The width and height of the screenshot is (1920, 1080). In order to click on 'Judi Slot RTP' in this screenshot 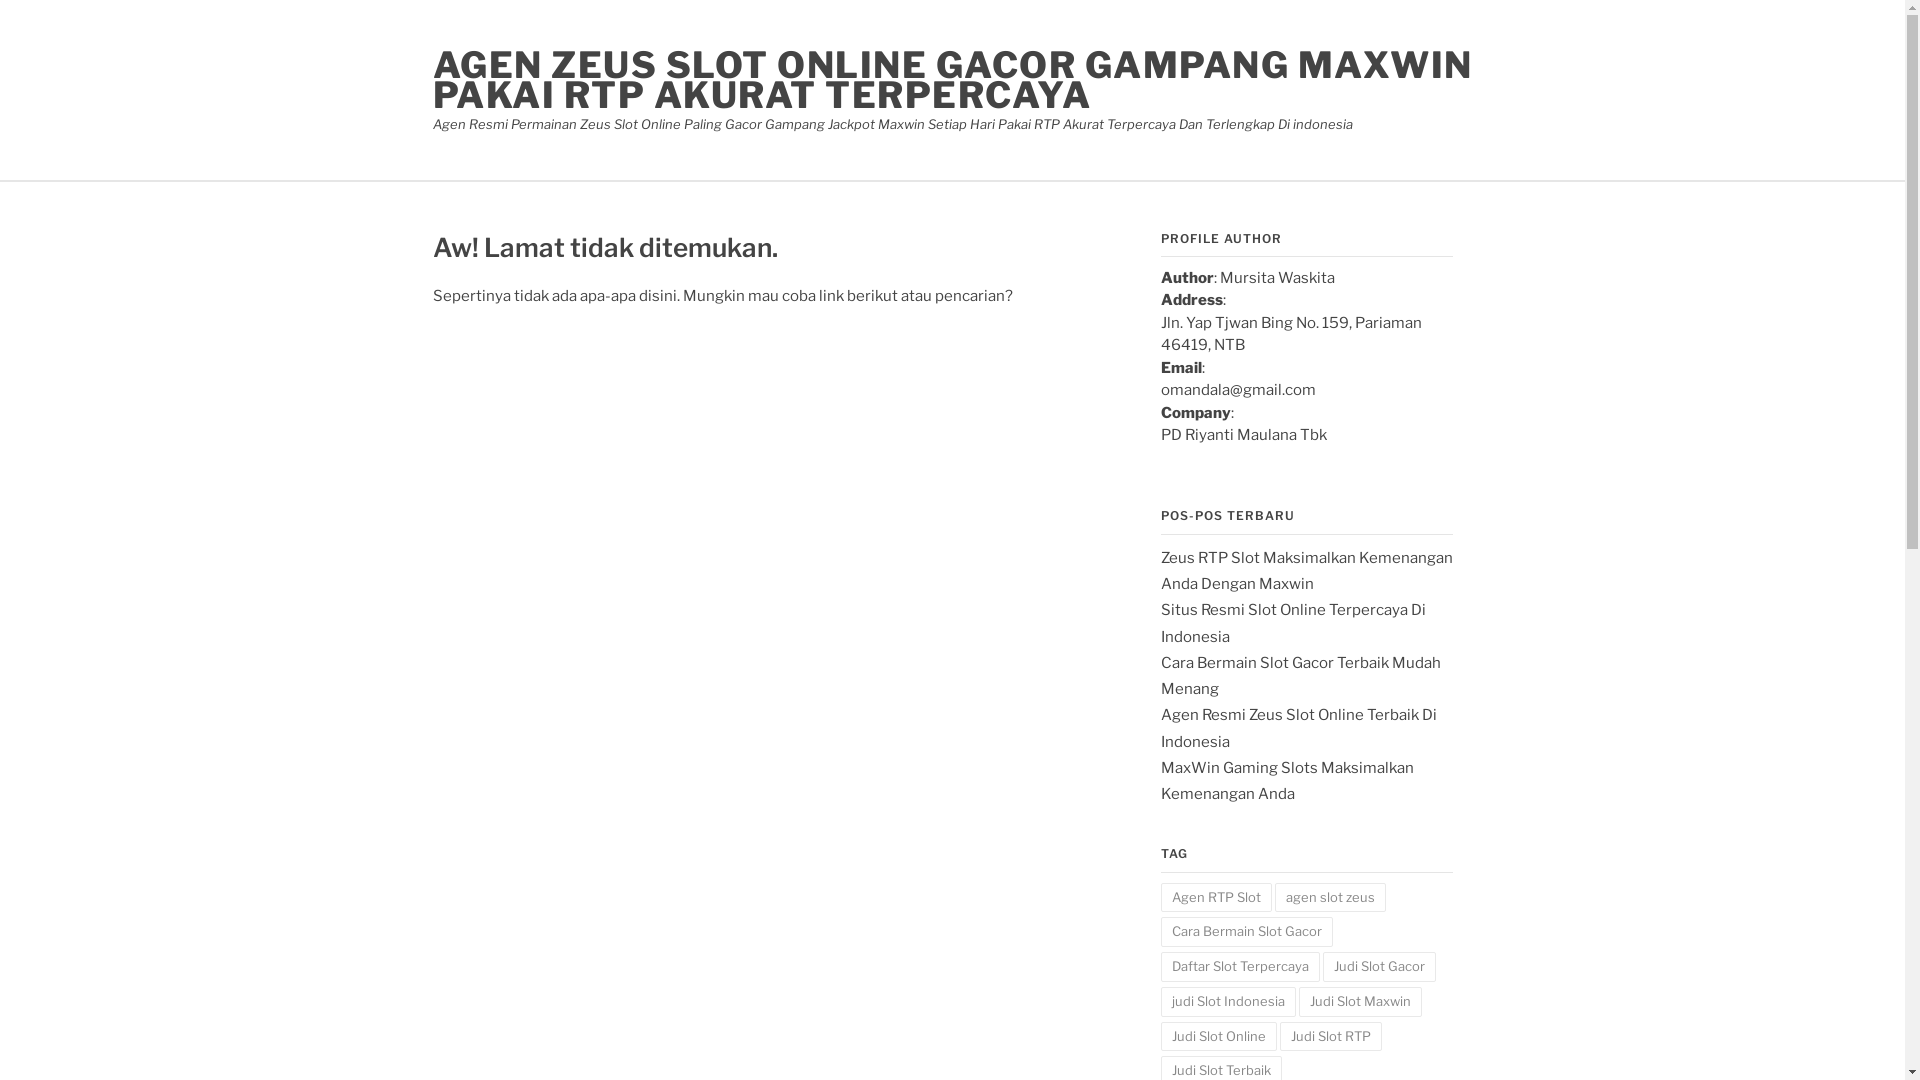, I will do `click(1330, 1036)`.